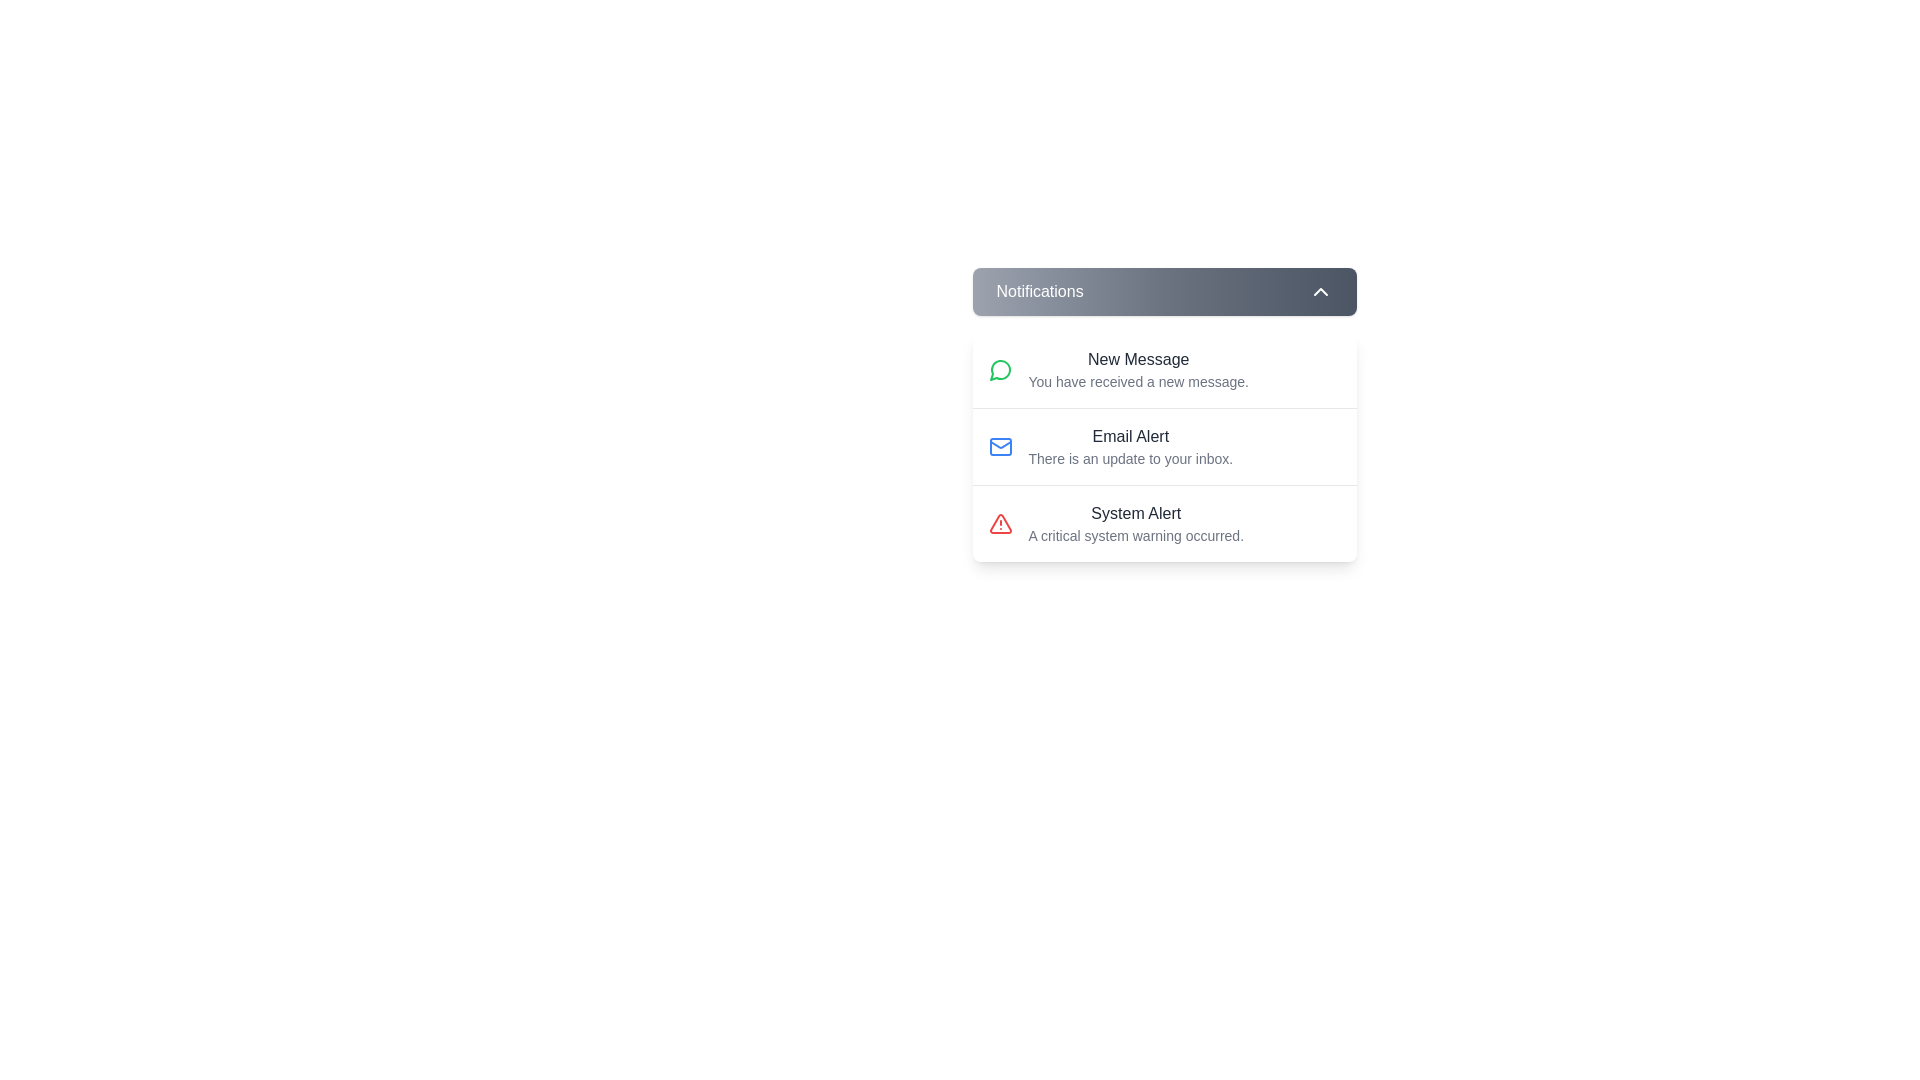 The height and width of the screenshot is (1080, 1920). I want to click on the Notification component, which is the second notification entry in the interface, located between 'New Message' and 'System Alert', so click(1164, 414).